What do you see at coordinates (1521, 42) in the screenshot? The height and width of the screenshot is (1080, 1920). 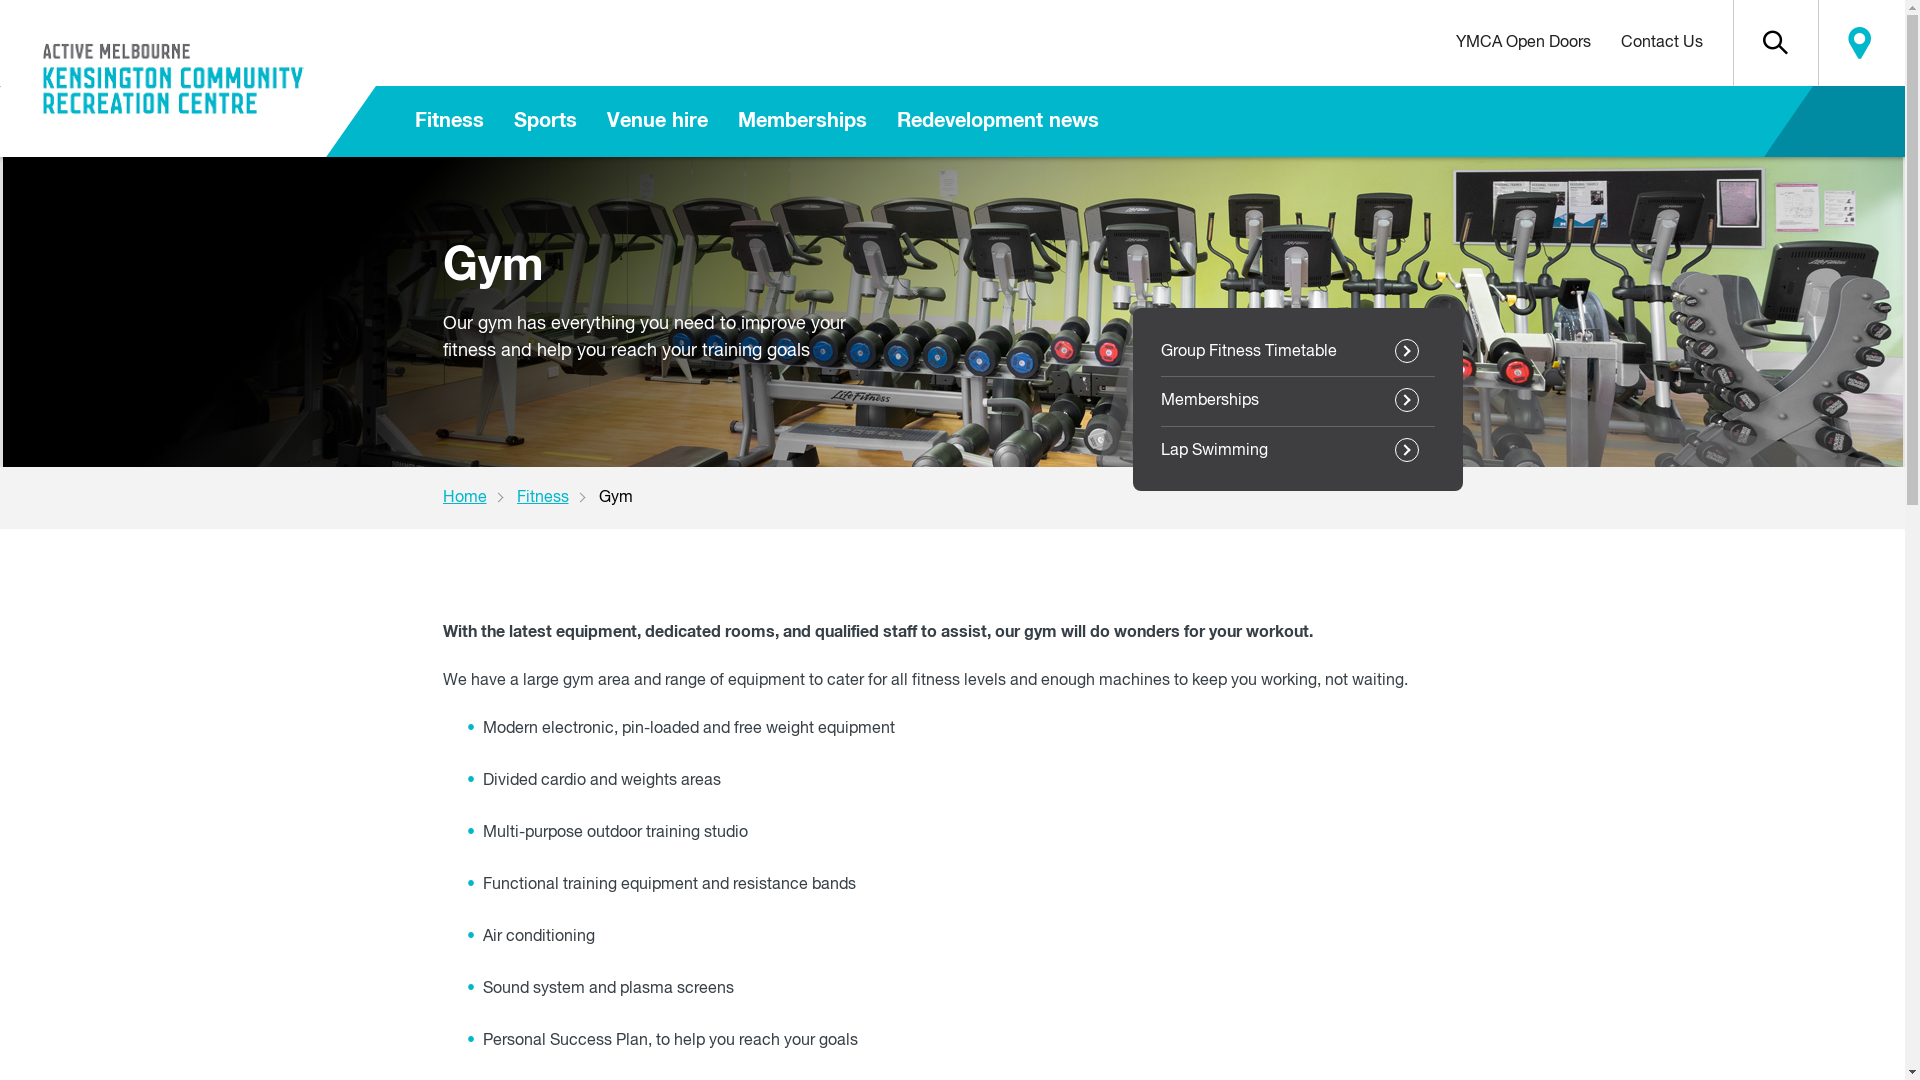 I see `'YMCA Open Doors'` at bounding box center [1521, 42].